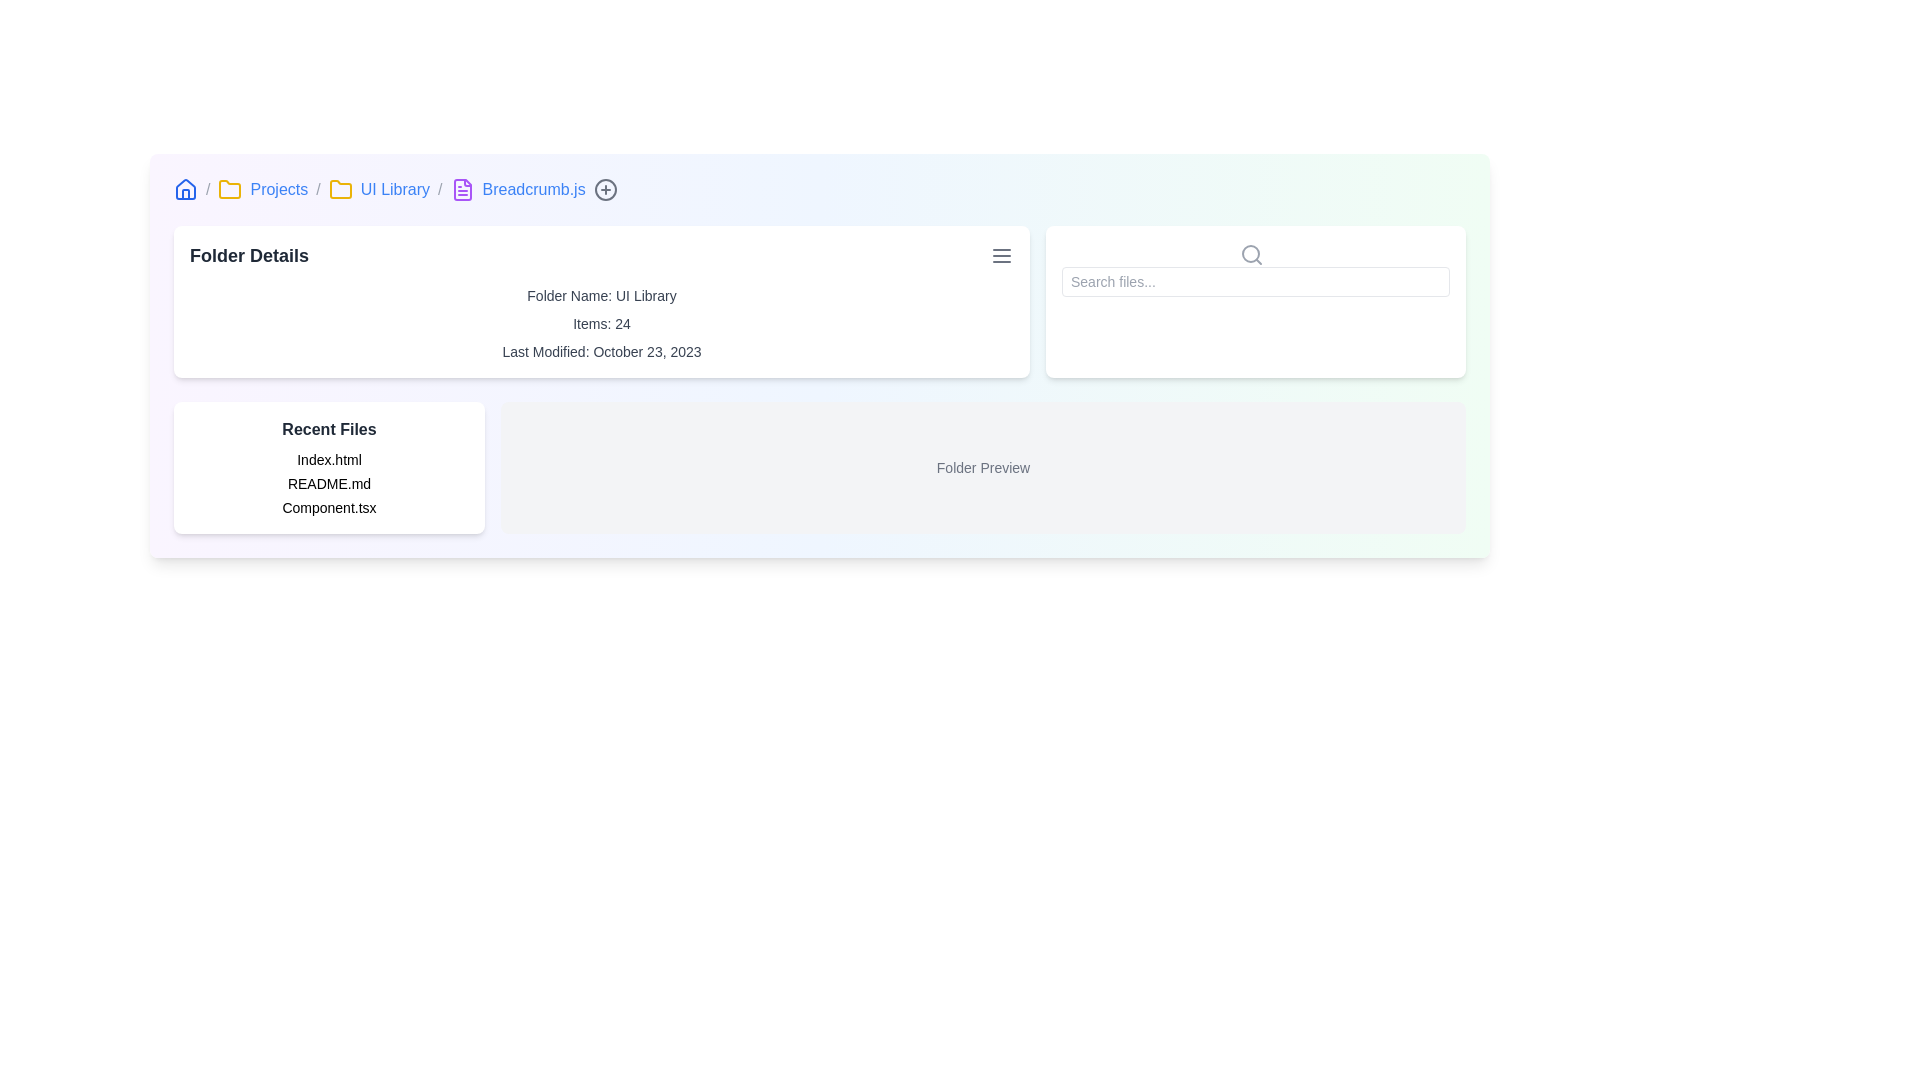  What do you see at coordinates (186, 189) in the screenshot?
I see `the home button SVG icon located at the top-left corner of the breadcrumb navigation bar` at bounding box center [186, 189].